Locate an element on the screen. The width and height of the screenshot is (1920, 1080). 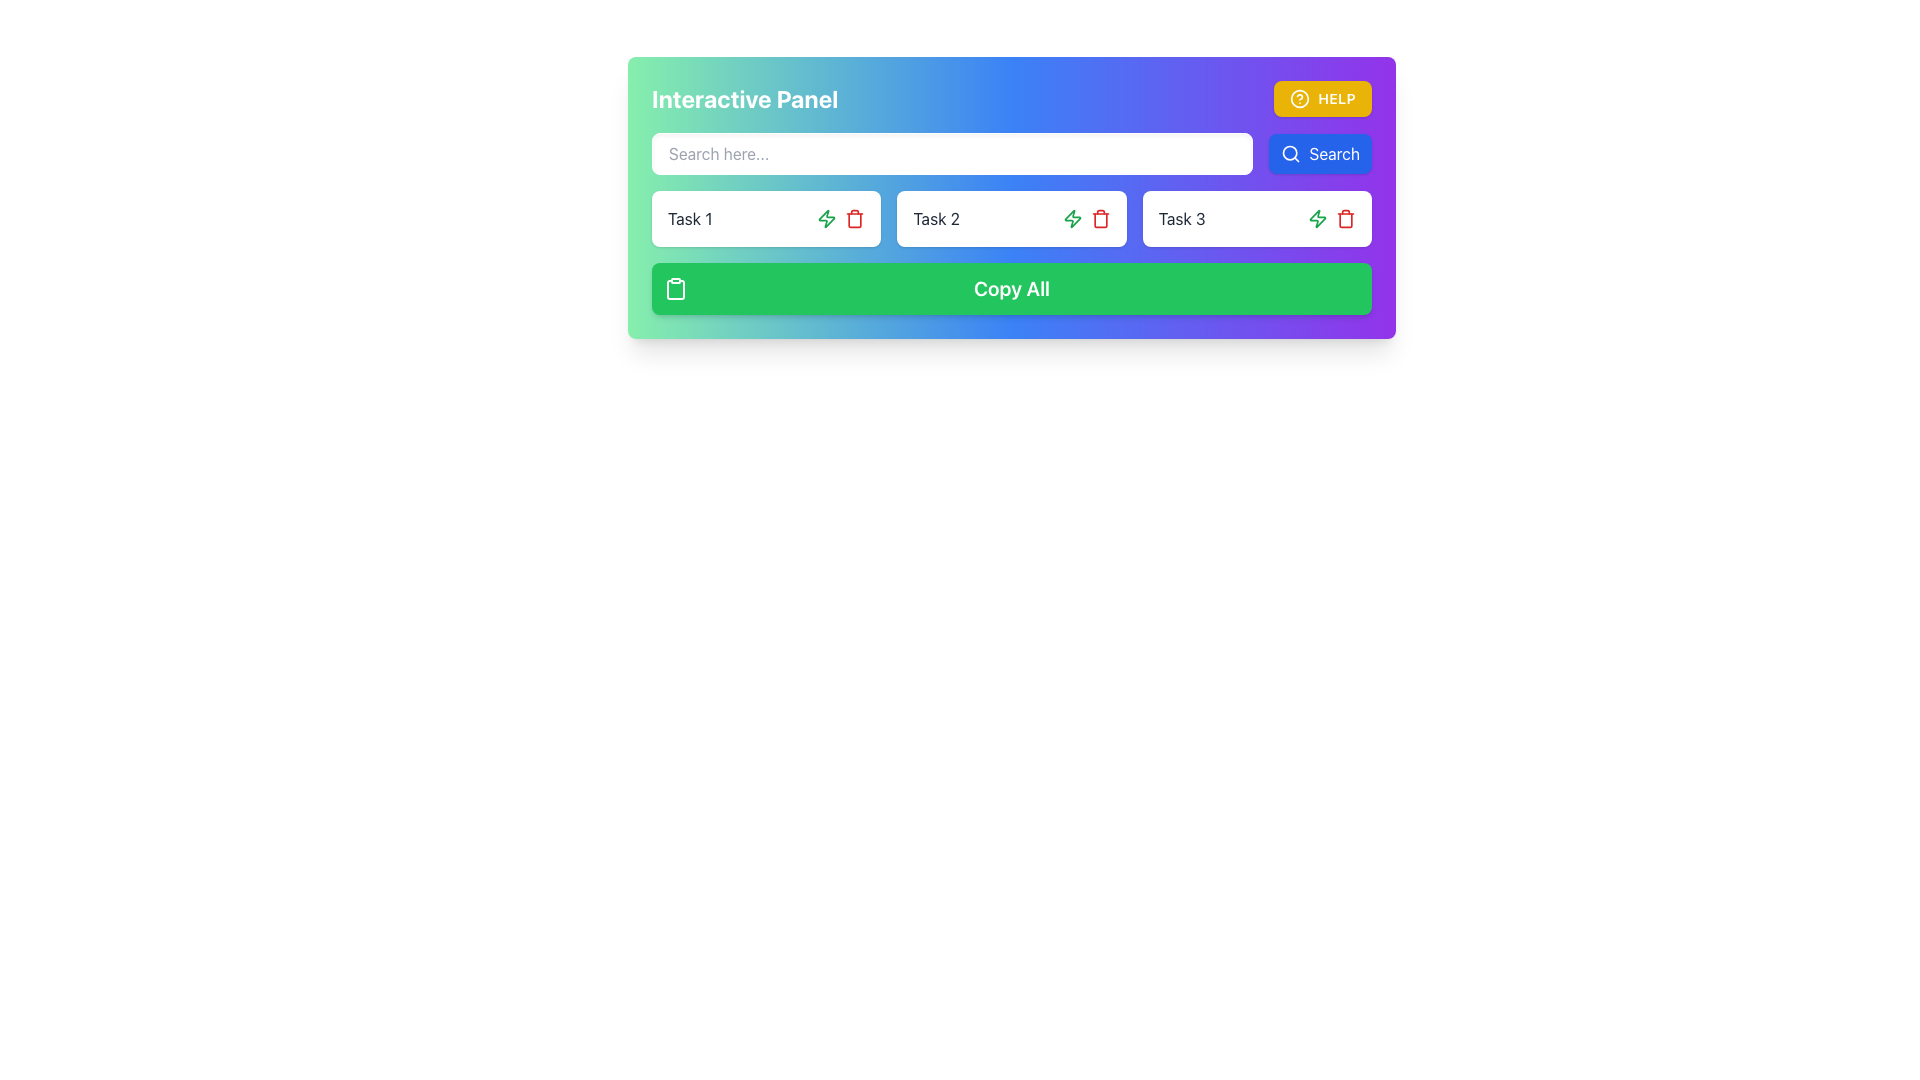
the green SVG icon located in the second task box labeled 'Task 2' is located at coordinates (827, 219).